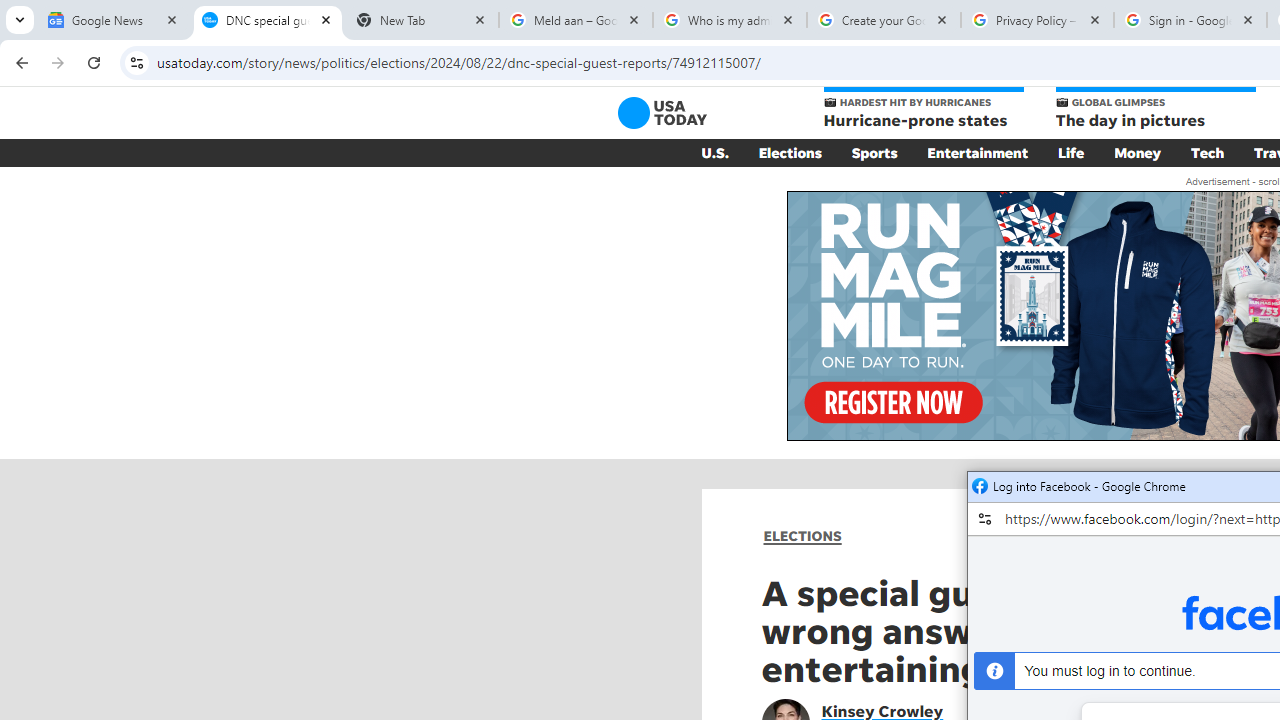 The height and width of the screenshot is (720, 1280). What do you see at coordinates (420, 20) in the screenshot?
I see `'New Tab'` at bounding box center [420, 20].